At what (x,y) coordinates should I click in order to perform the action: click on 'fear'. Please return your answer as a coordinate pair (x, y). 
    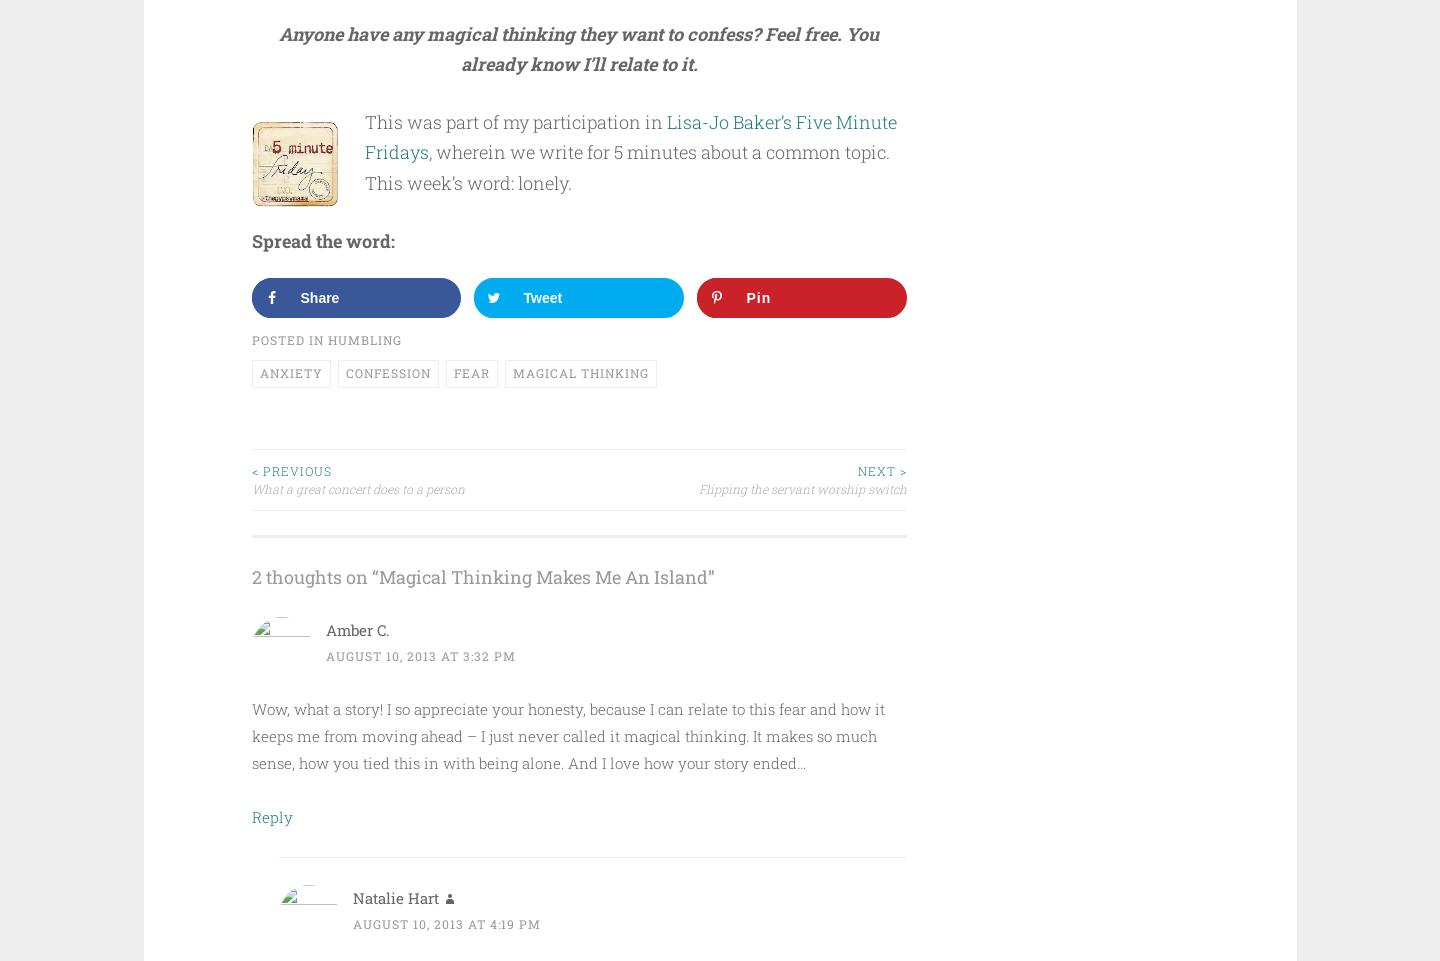
    Looking at the image, I should click on (453, 371).